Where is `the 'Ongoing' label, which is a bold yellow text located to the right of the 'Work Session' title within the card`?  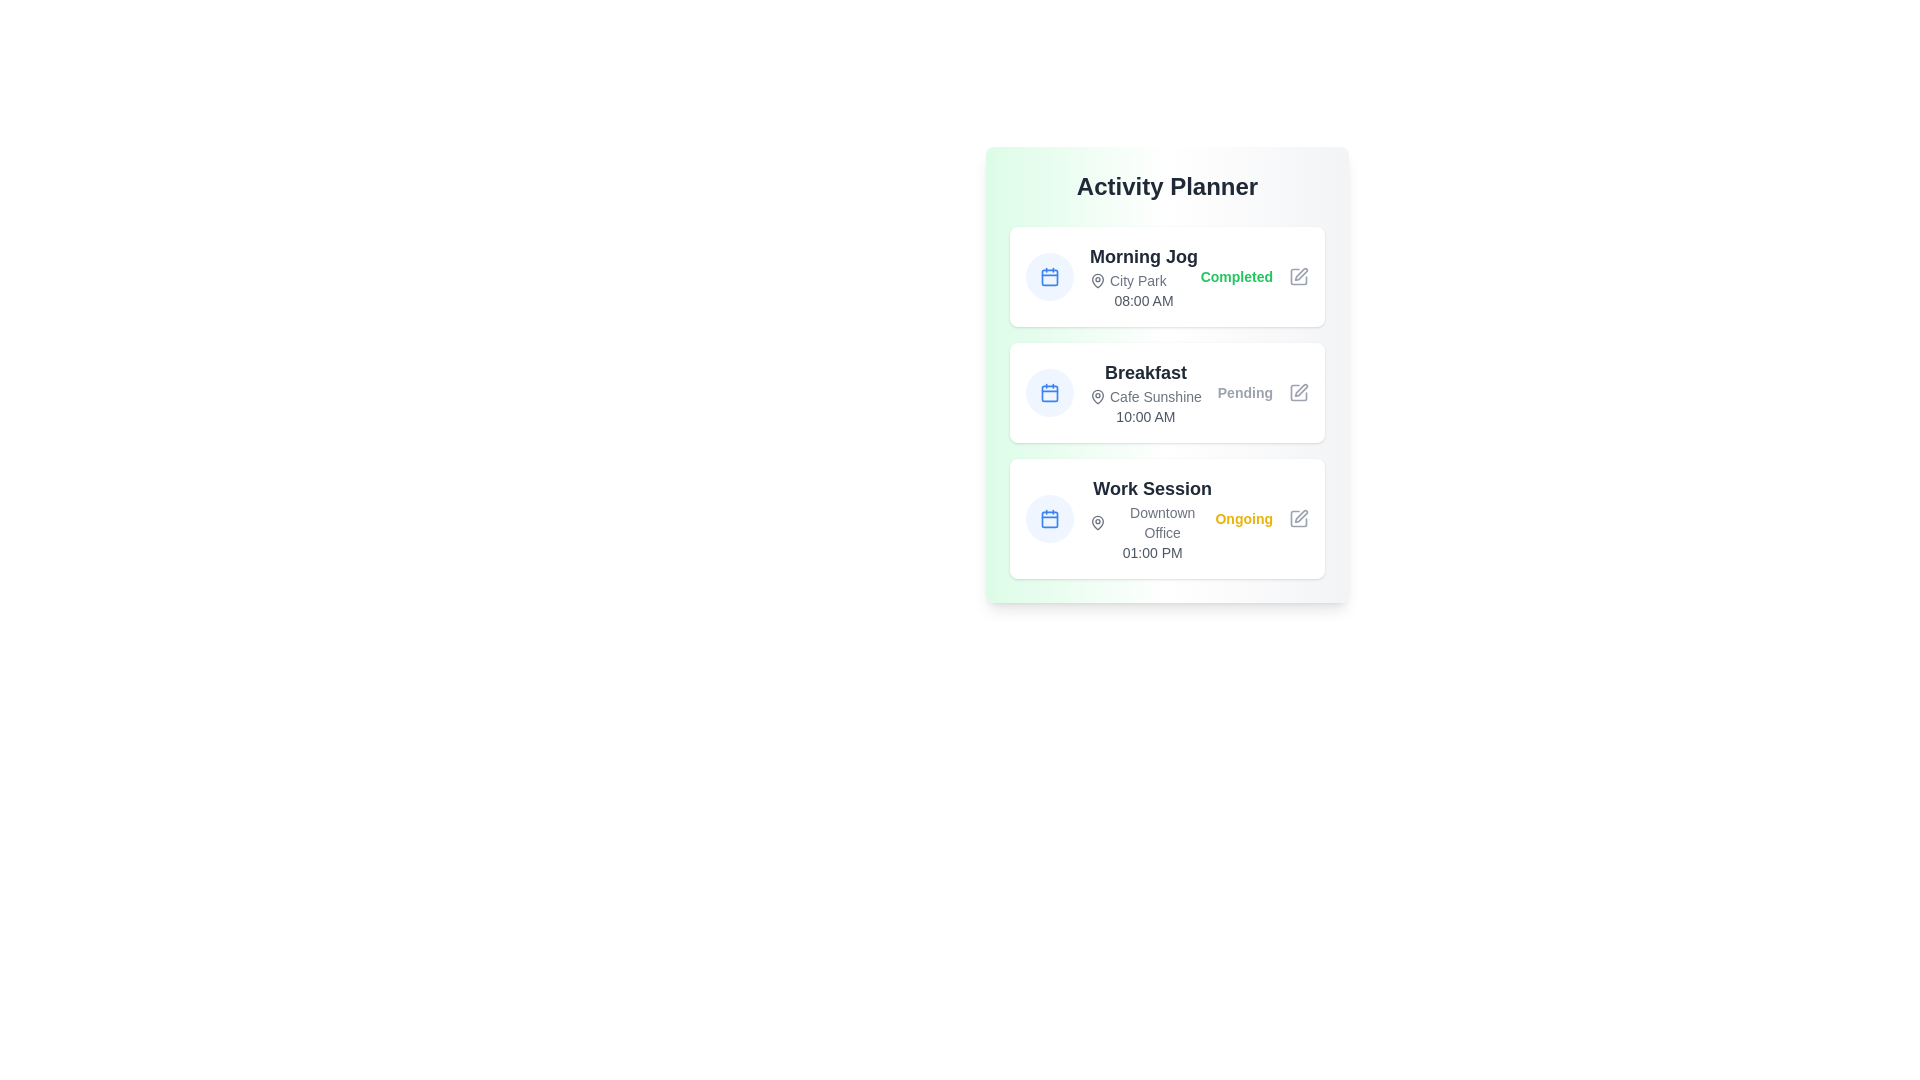 the 'Ongoing' label, which is a bold yellow text located to the right of the 'Work Session' title within the card is located at coordinates (1261, 518).